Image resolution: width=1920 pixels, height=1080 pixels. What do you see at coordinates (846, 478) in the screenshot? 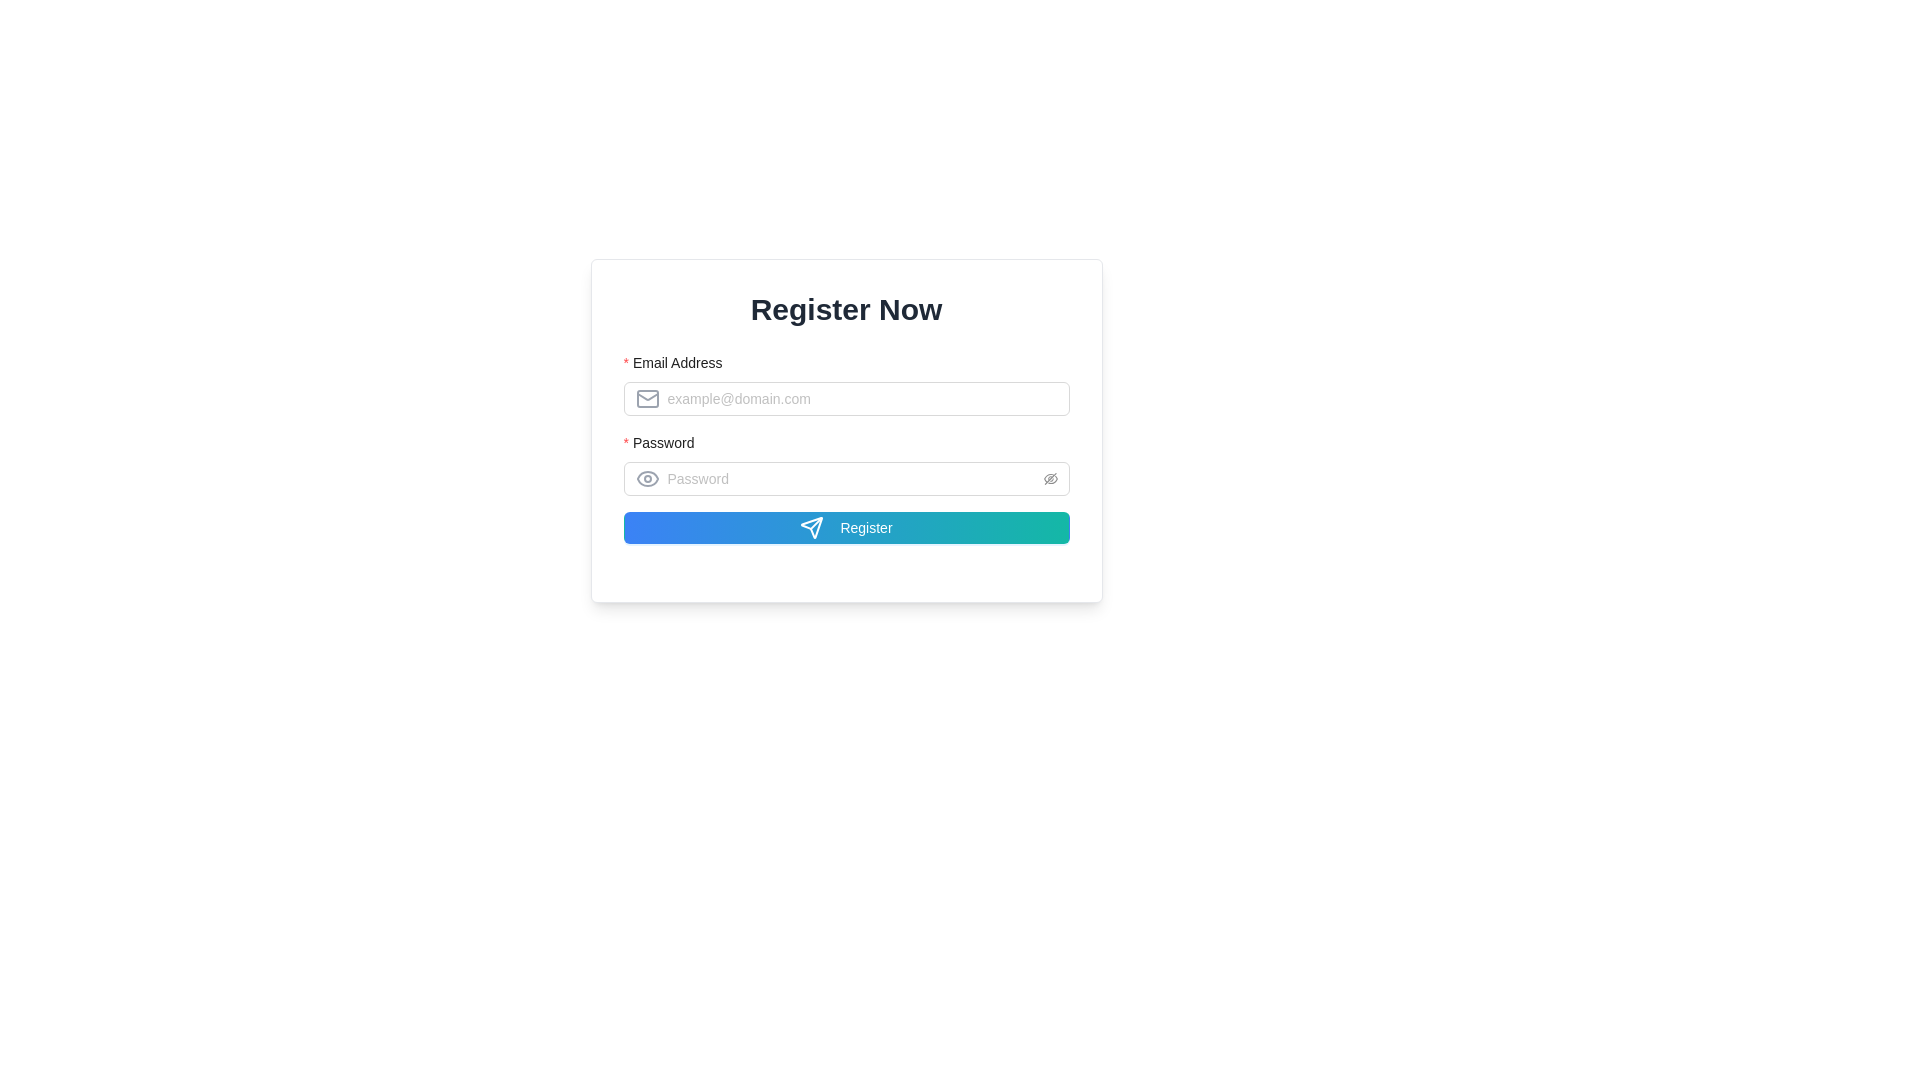
I see `to select text within the Password input field, which is located below the 'Email Address' input field in the form layout` at bounding box center [846, 478].